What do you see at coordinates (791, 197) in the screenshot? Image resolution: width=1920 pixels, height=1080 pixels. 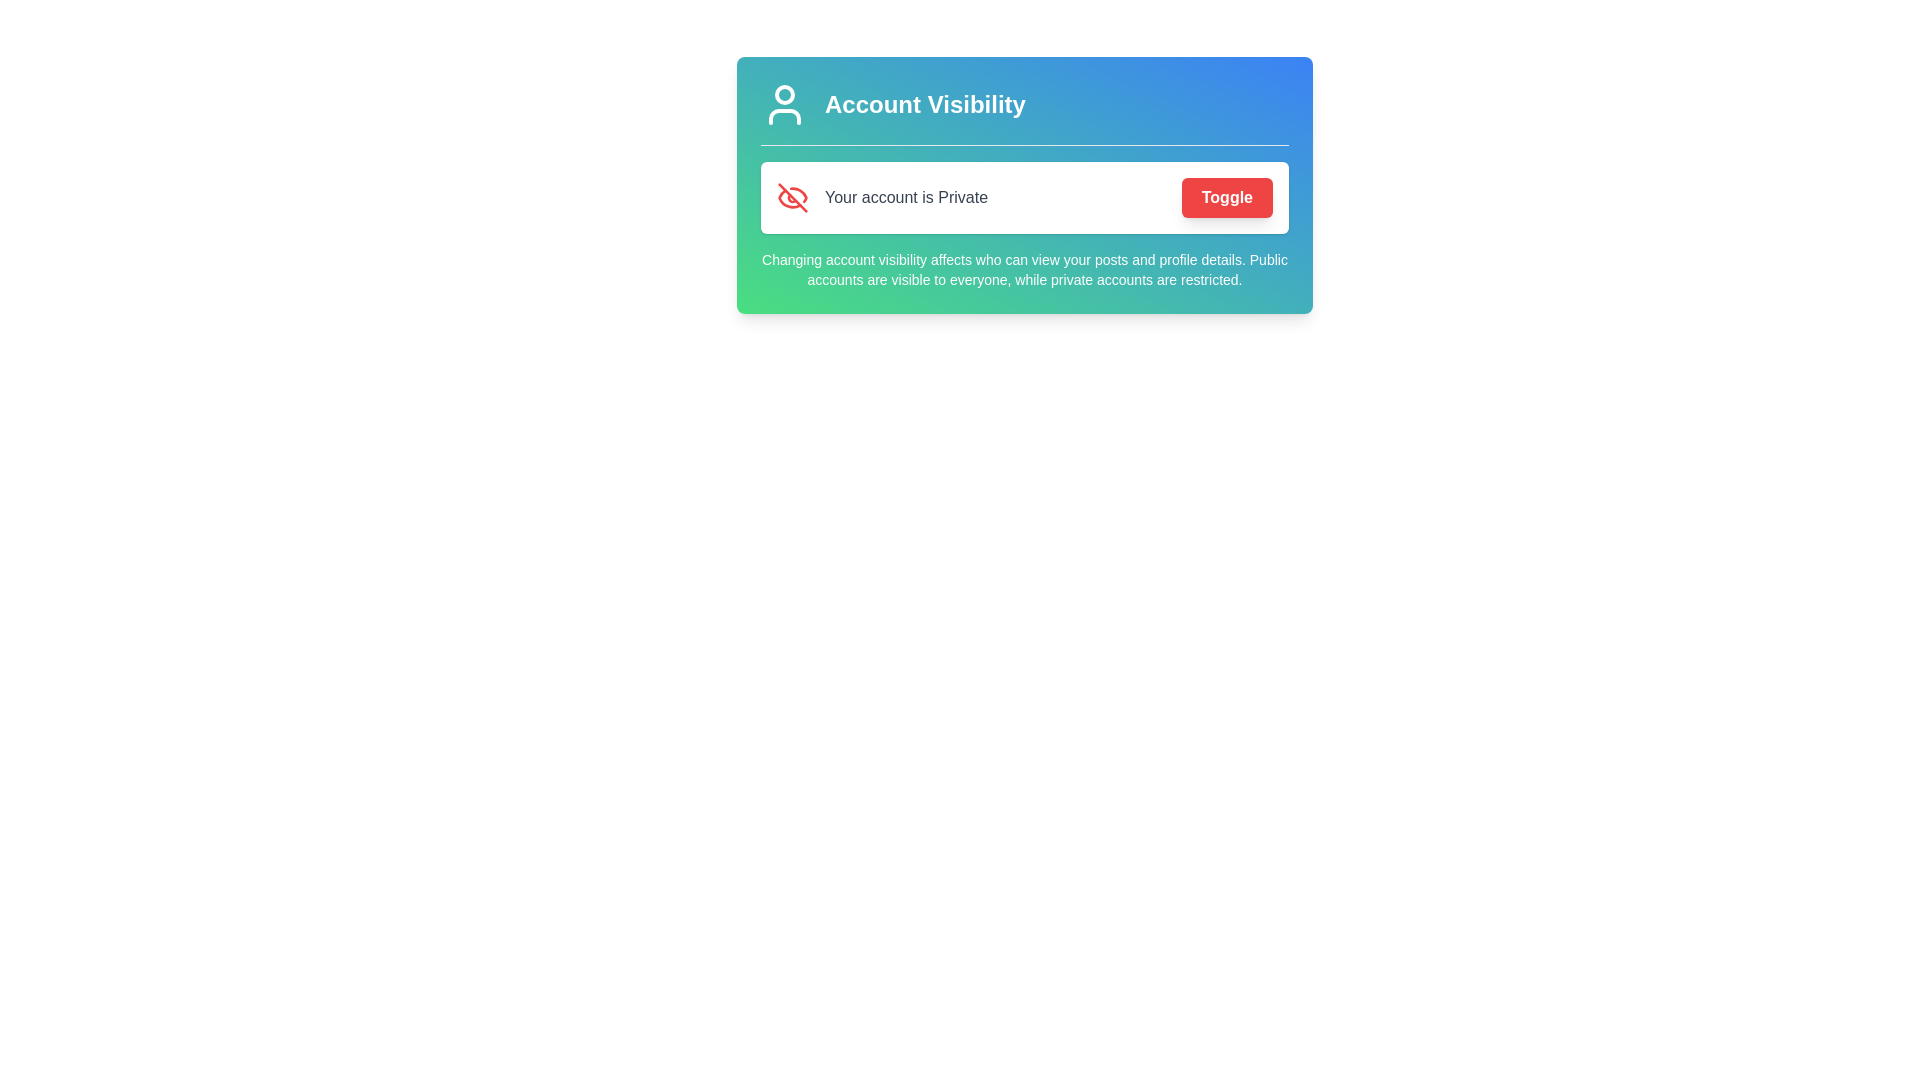 I see `the privacy status icon that indicates the user's account is private, located to the left of the text 'Your account is Private' in the settings panel` at bounding box center [791, 197].